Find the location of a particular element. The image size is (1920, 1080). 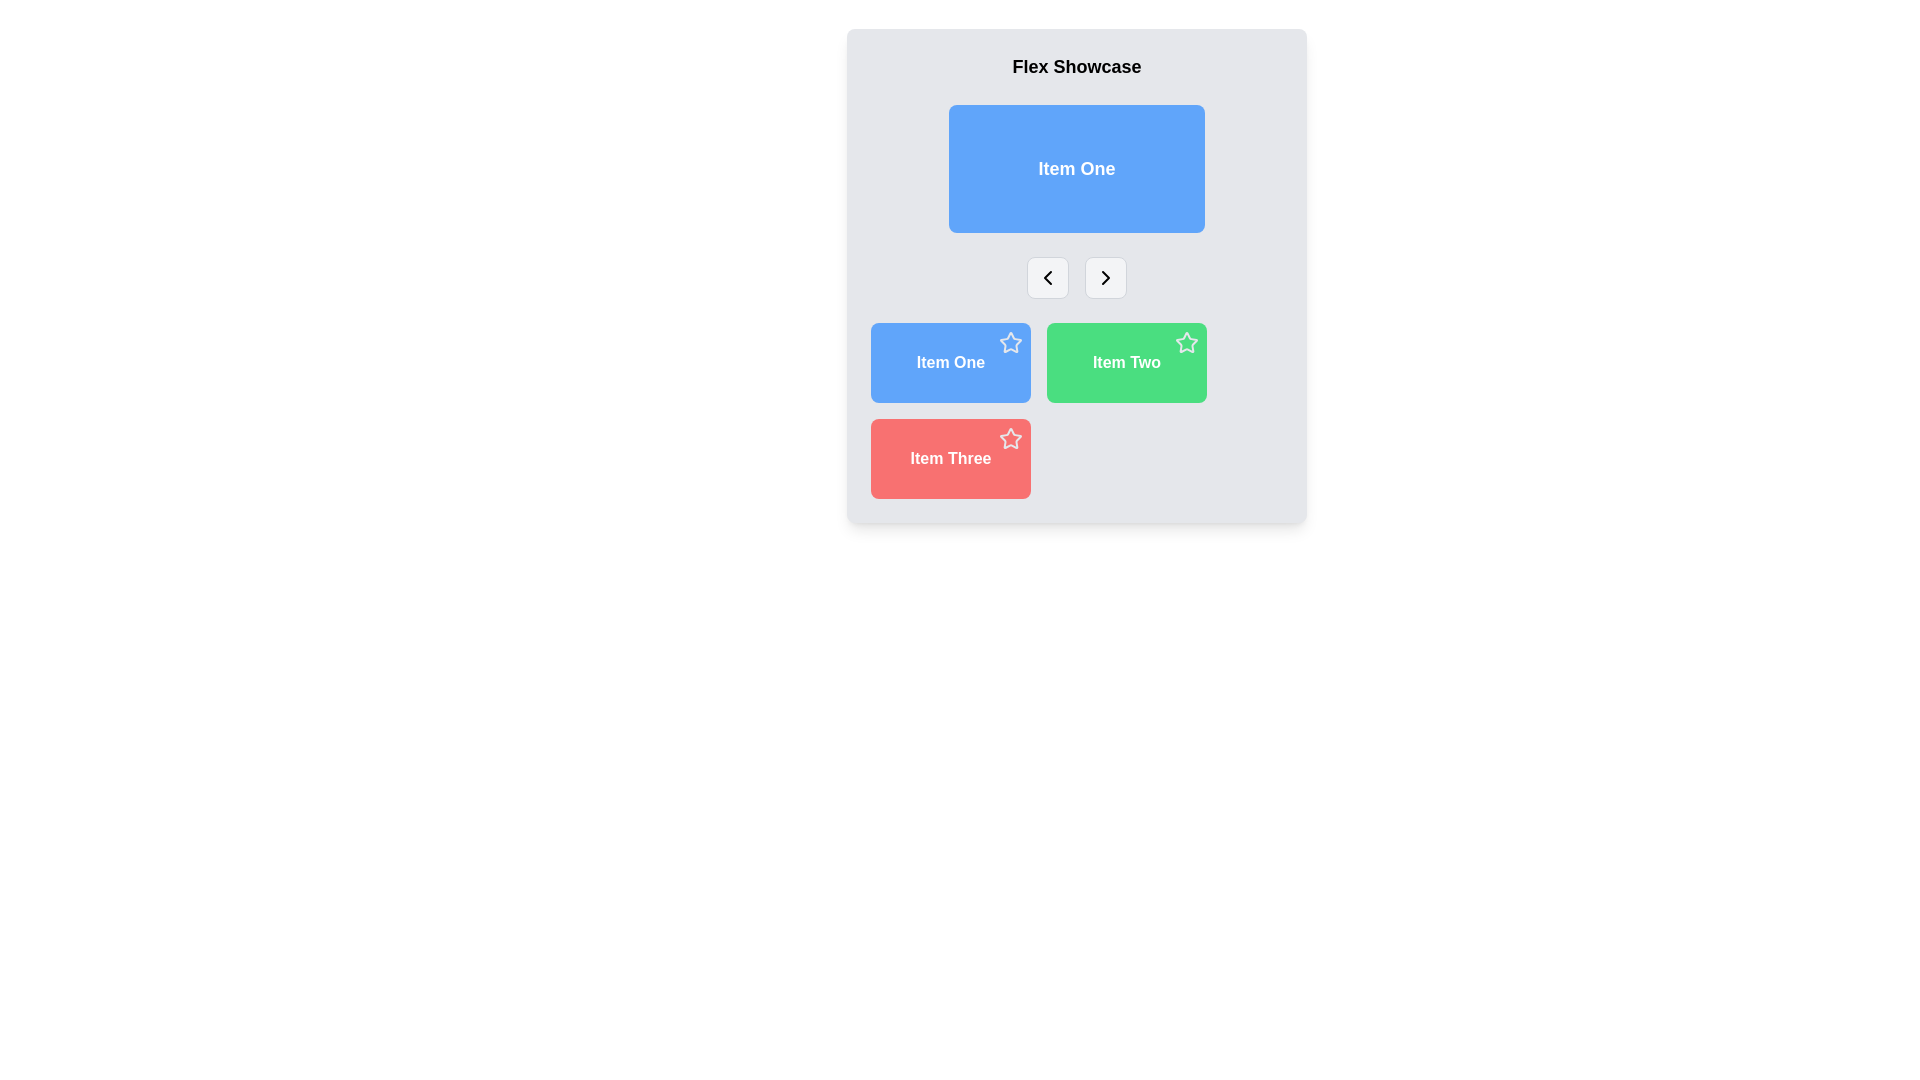

the hollow star-shaped icon located at the top-right corner of the red rectangular card labeled 'Item Three' is located at coordinates (1011, 438).